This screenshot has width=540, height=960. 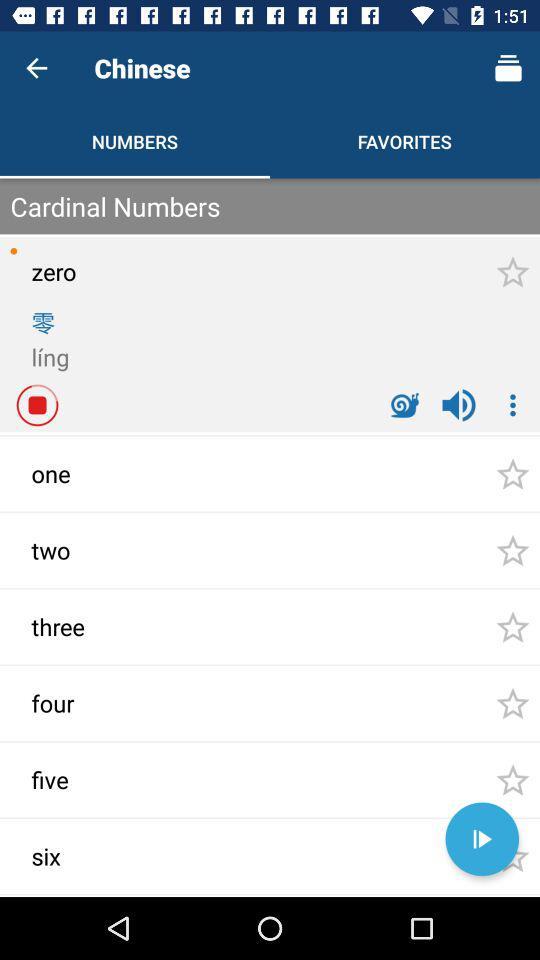 What do you see at coordinates (481, 839) in the screenshot?
I see `the av_forward icon` at bounding box center [481, 839].